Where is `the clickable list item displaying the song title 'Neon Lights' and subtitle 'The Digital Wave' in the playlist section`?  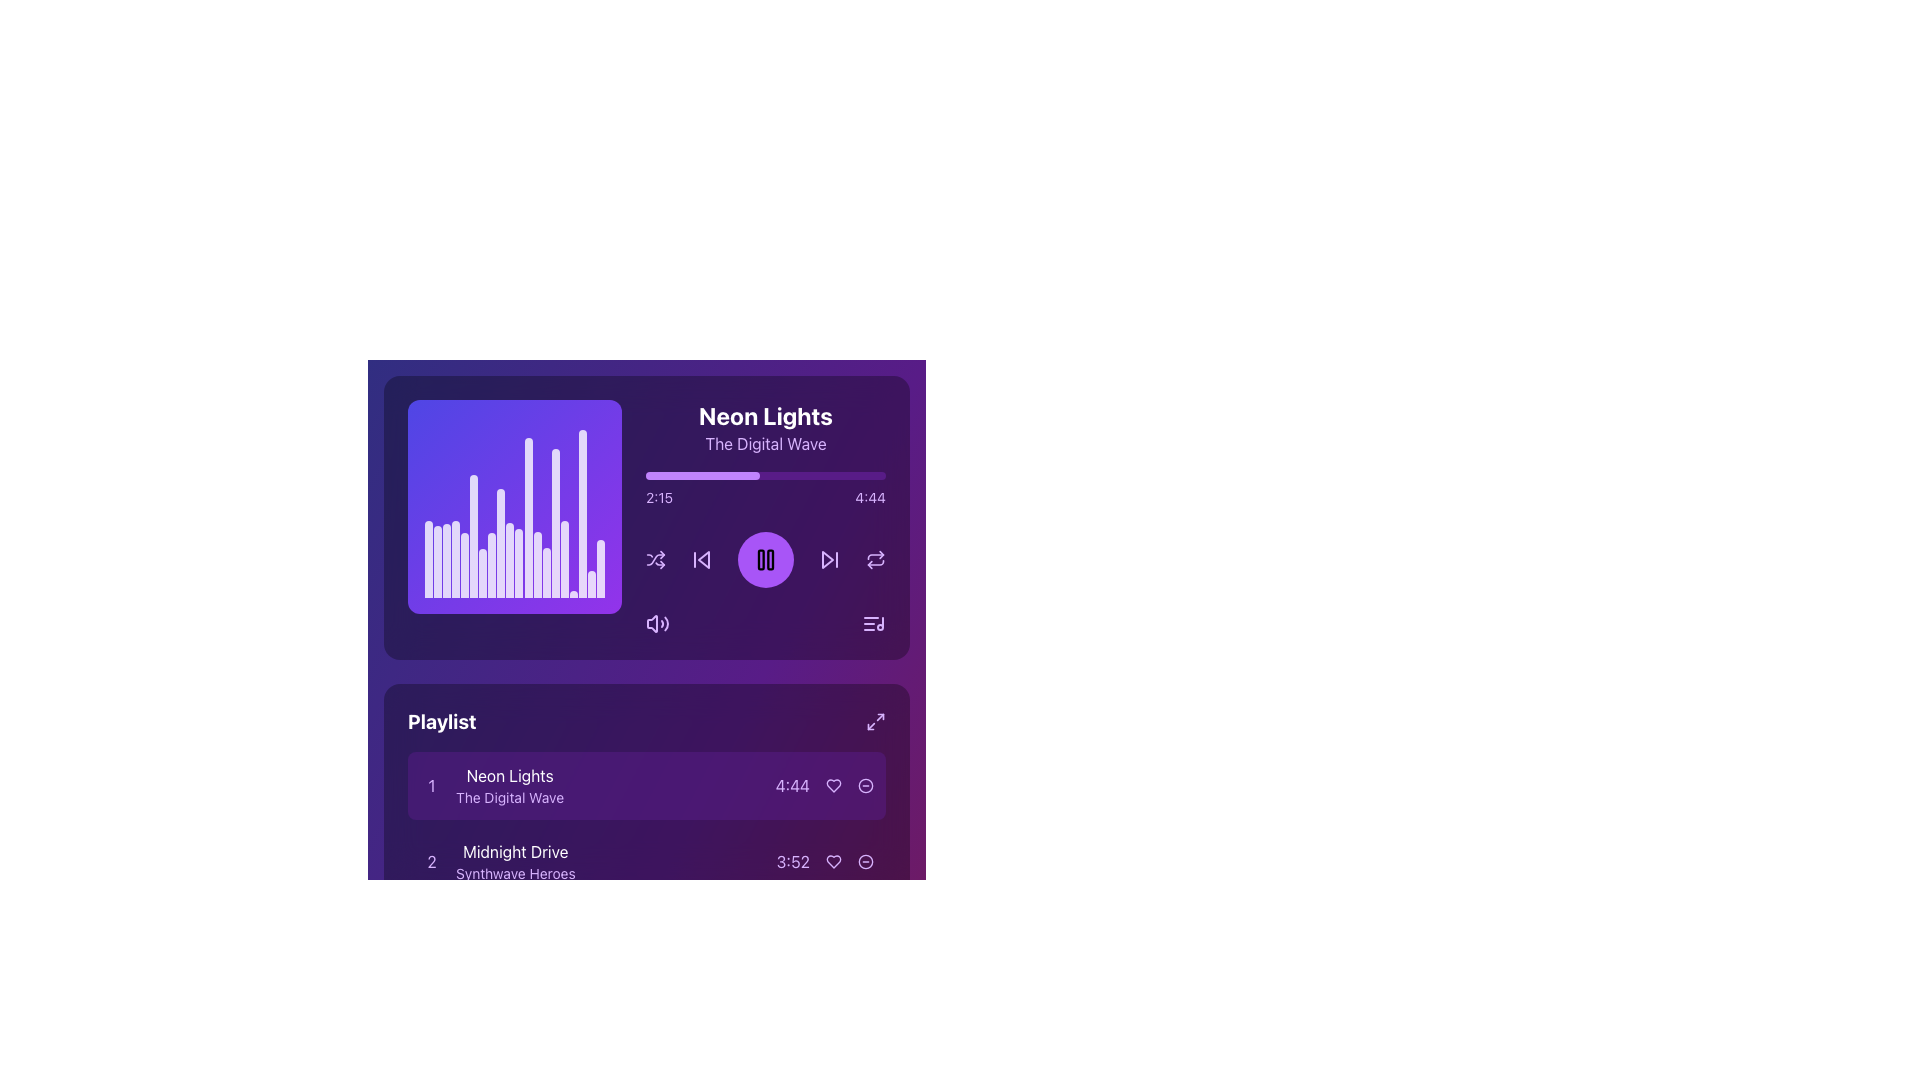
the clickable list item displaying the song title 'Neon Lights' and subtitle 'The Digital Wave' in the playlist section is located at coordinates (492, 785).